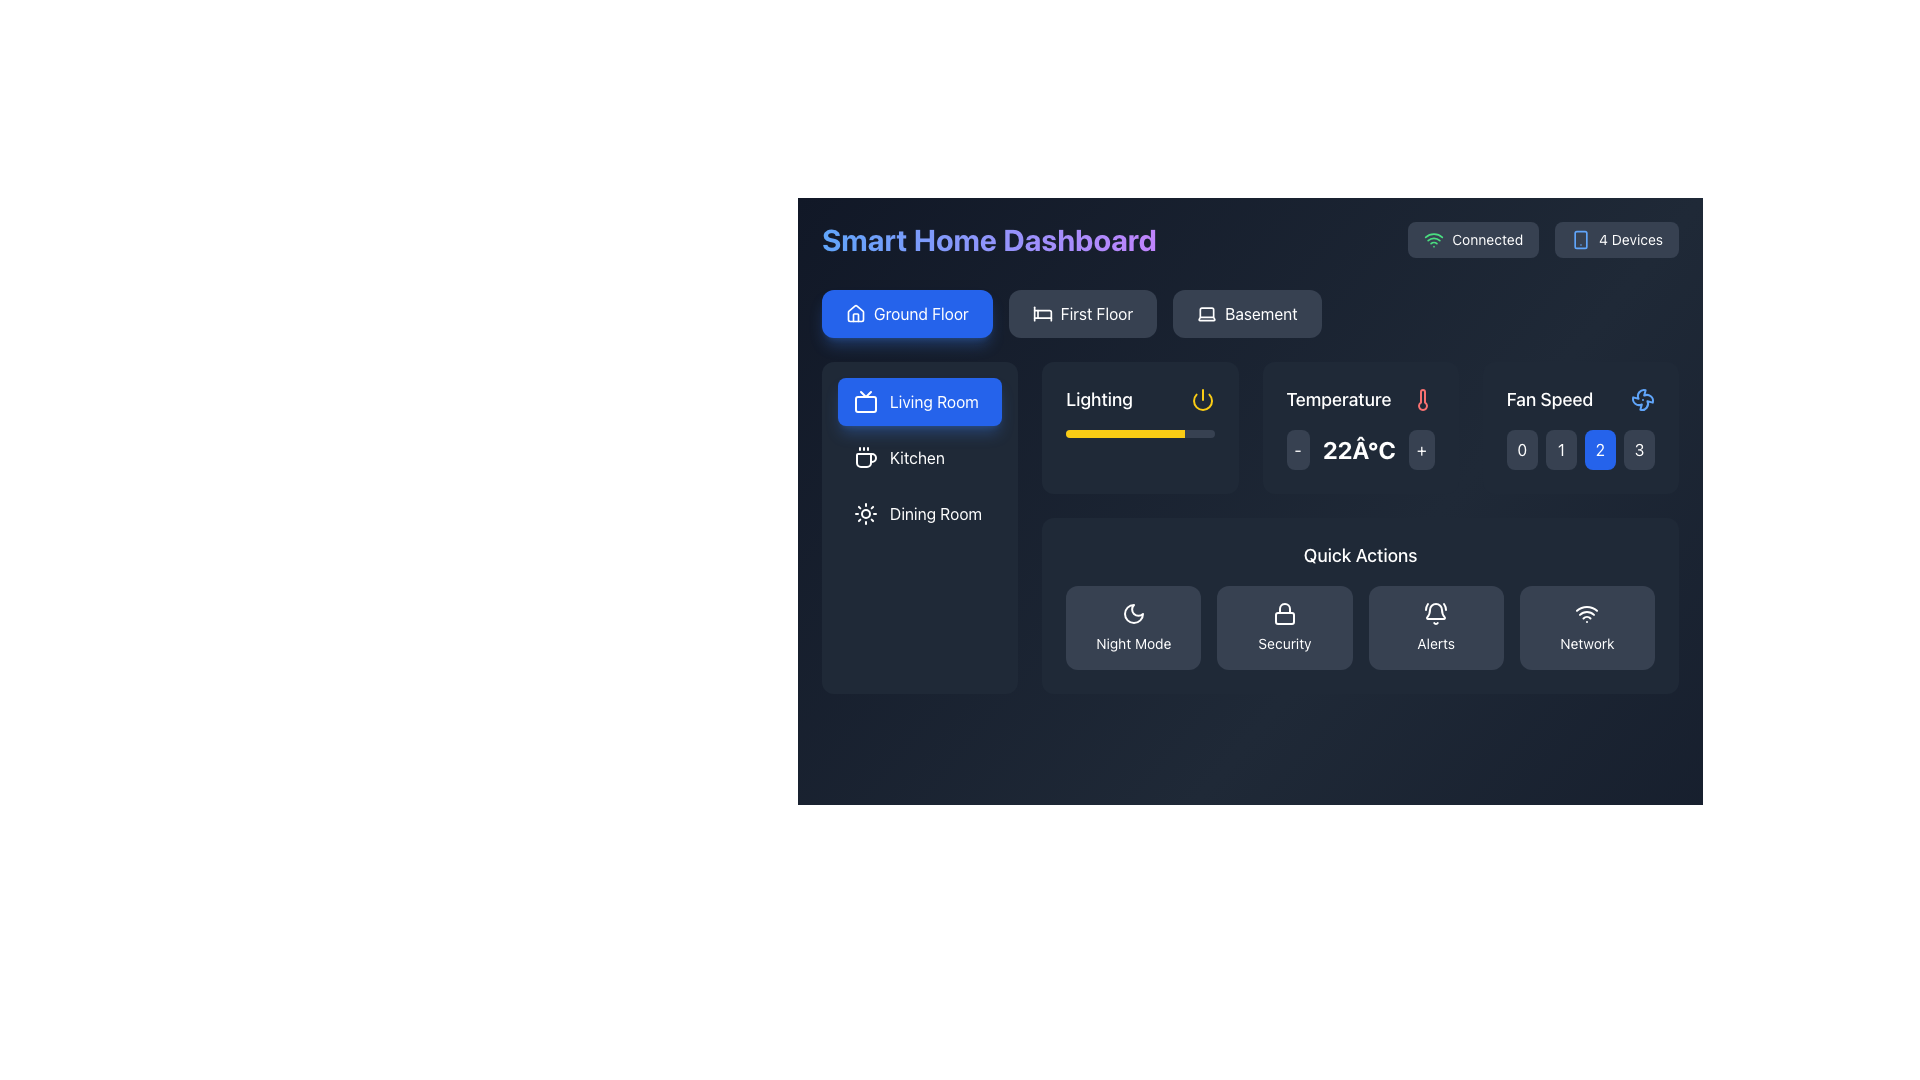 The height and width of the screenshot is (1080, 1920). What do you see at coordinates (1285, 612) in the screenshot?
I see `the lock icon located in the 'Quick Actions' section of the dashboard, which is visually represented as a minimalistic lock with a rectangular base and rounded shackle, positioned directly above the 'Security' label and is the second icon from the left` at bounding box center [1285, 612].